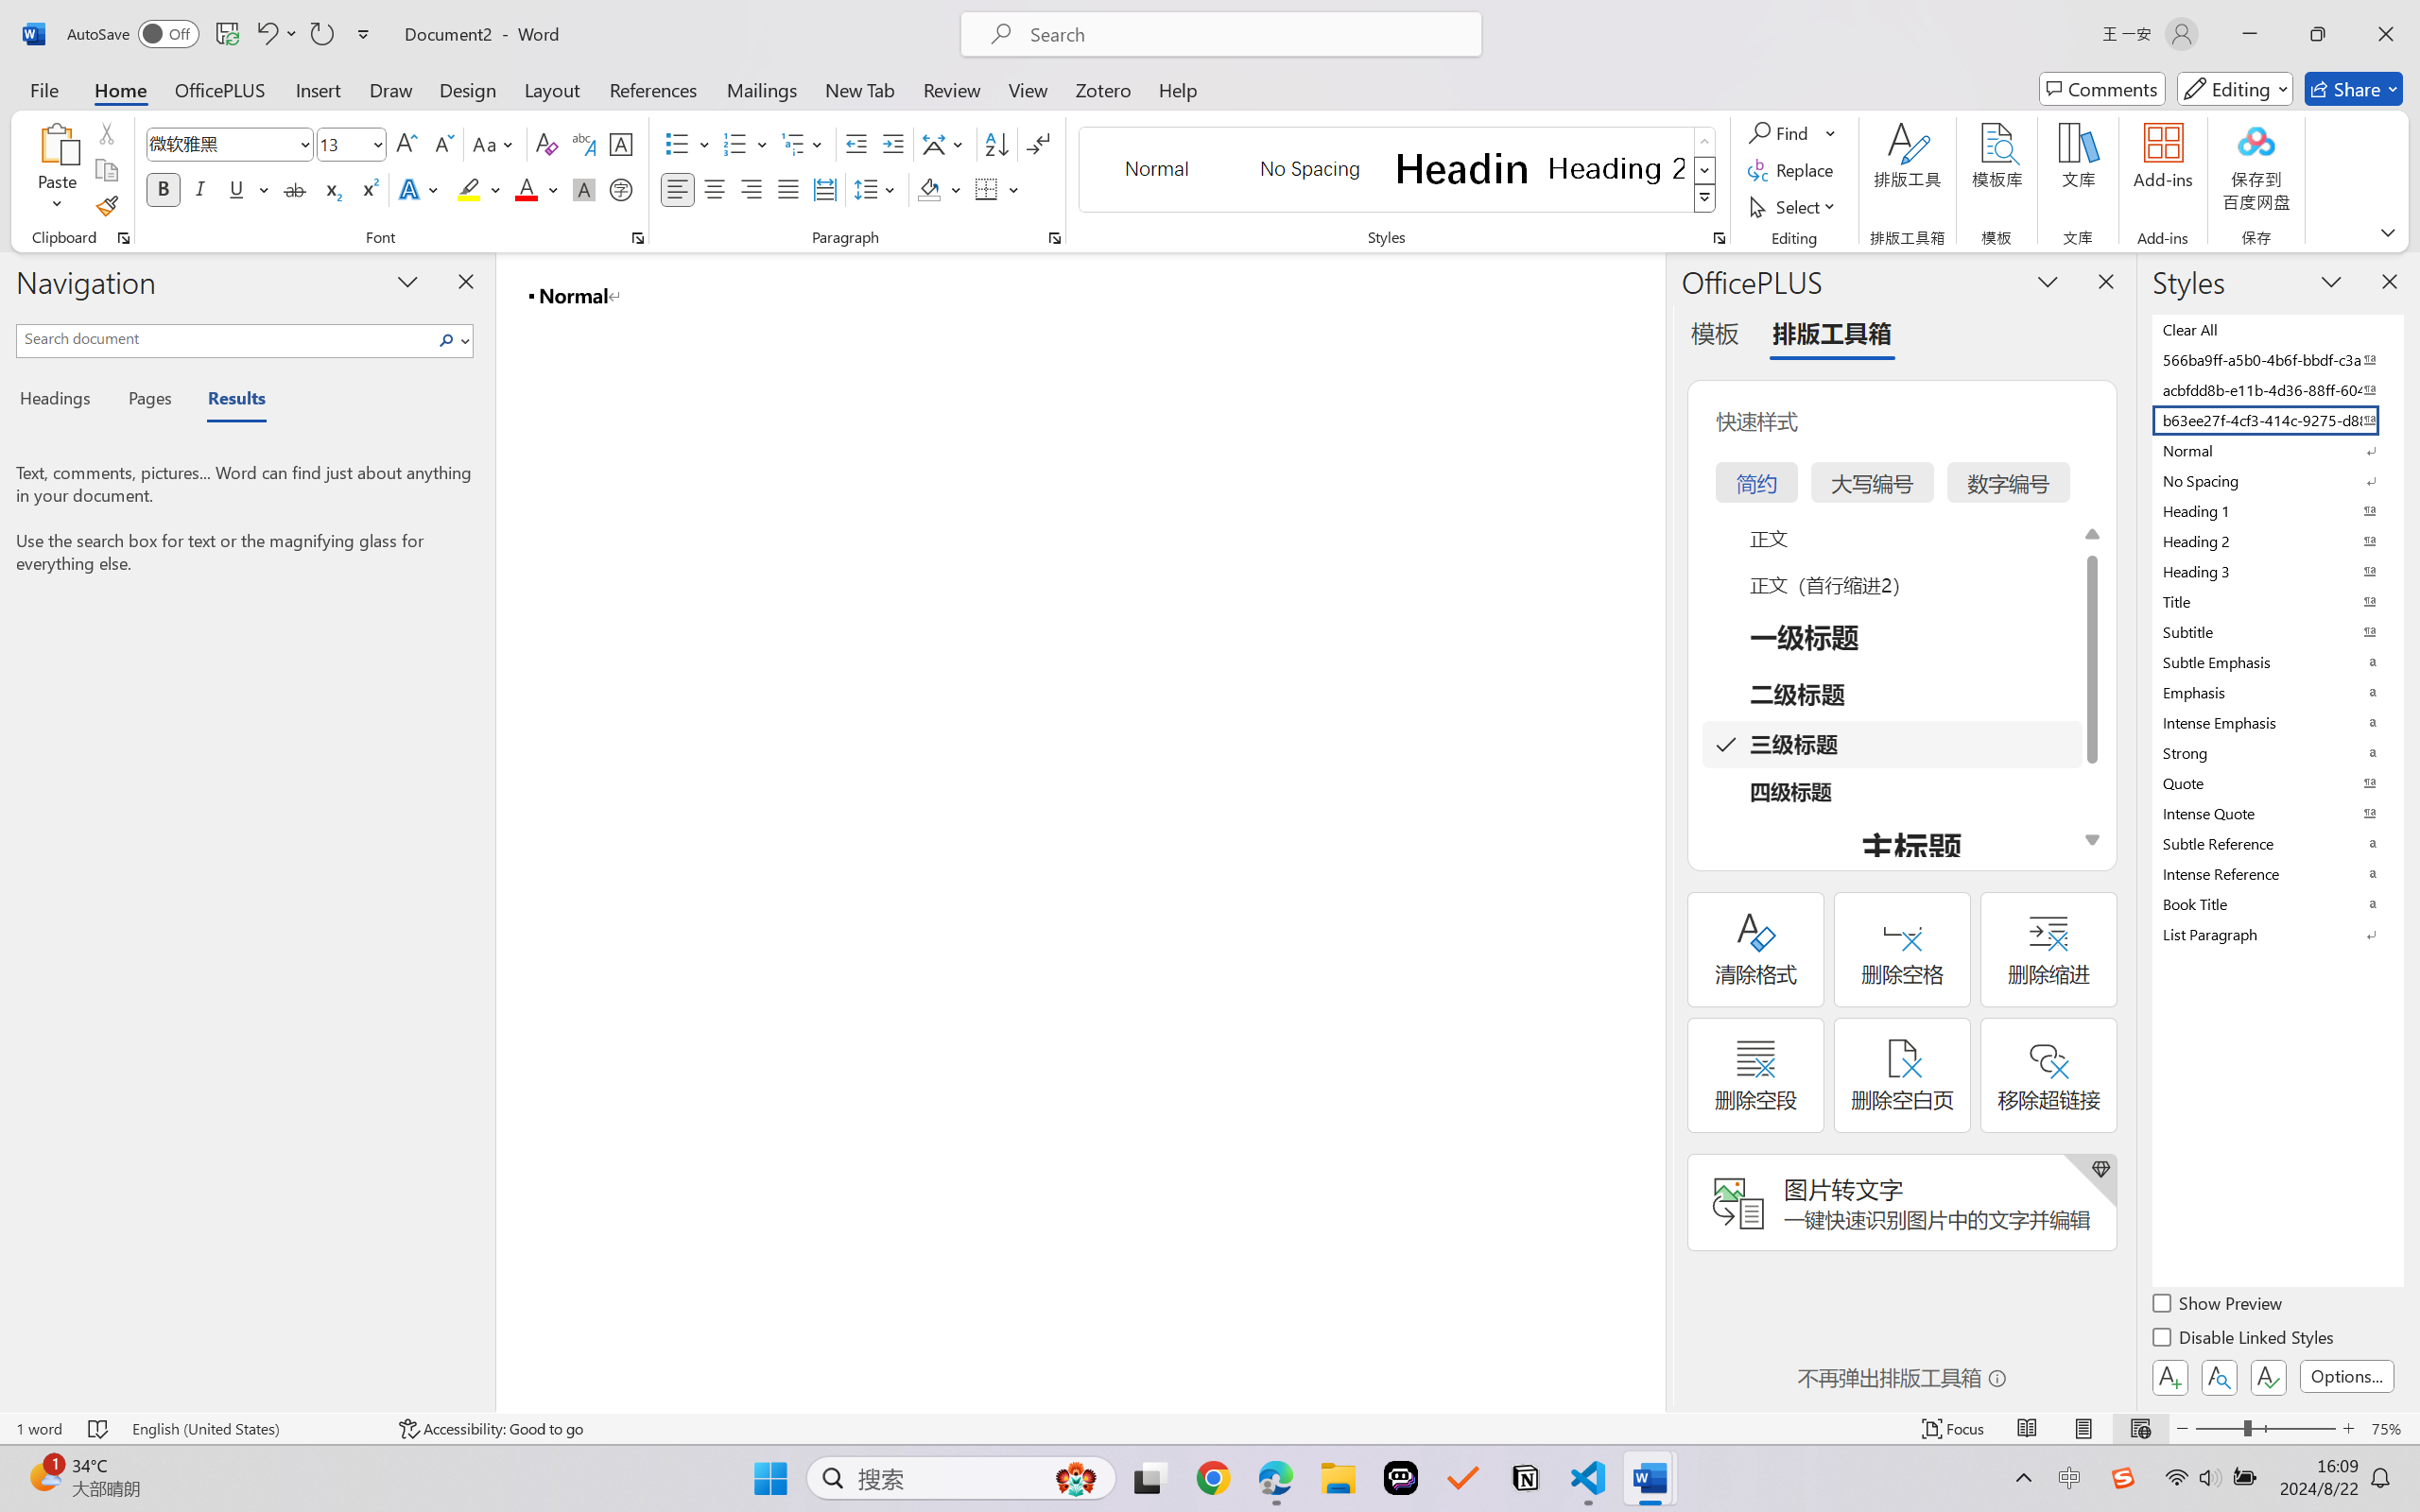 The width and height of the screenshot is (2420, 1512). Describe the element at coordinates (2275, 358) in the screenshot. I see `'566ba9ff-a5b0-4b6f-bbdf-c3ab41993fc2'` at that location.